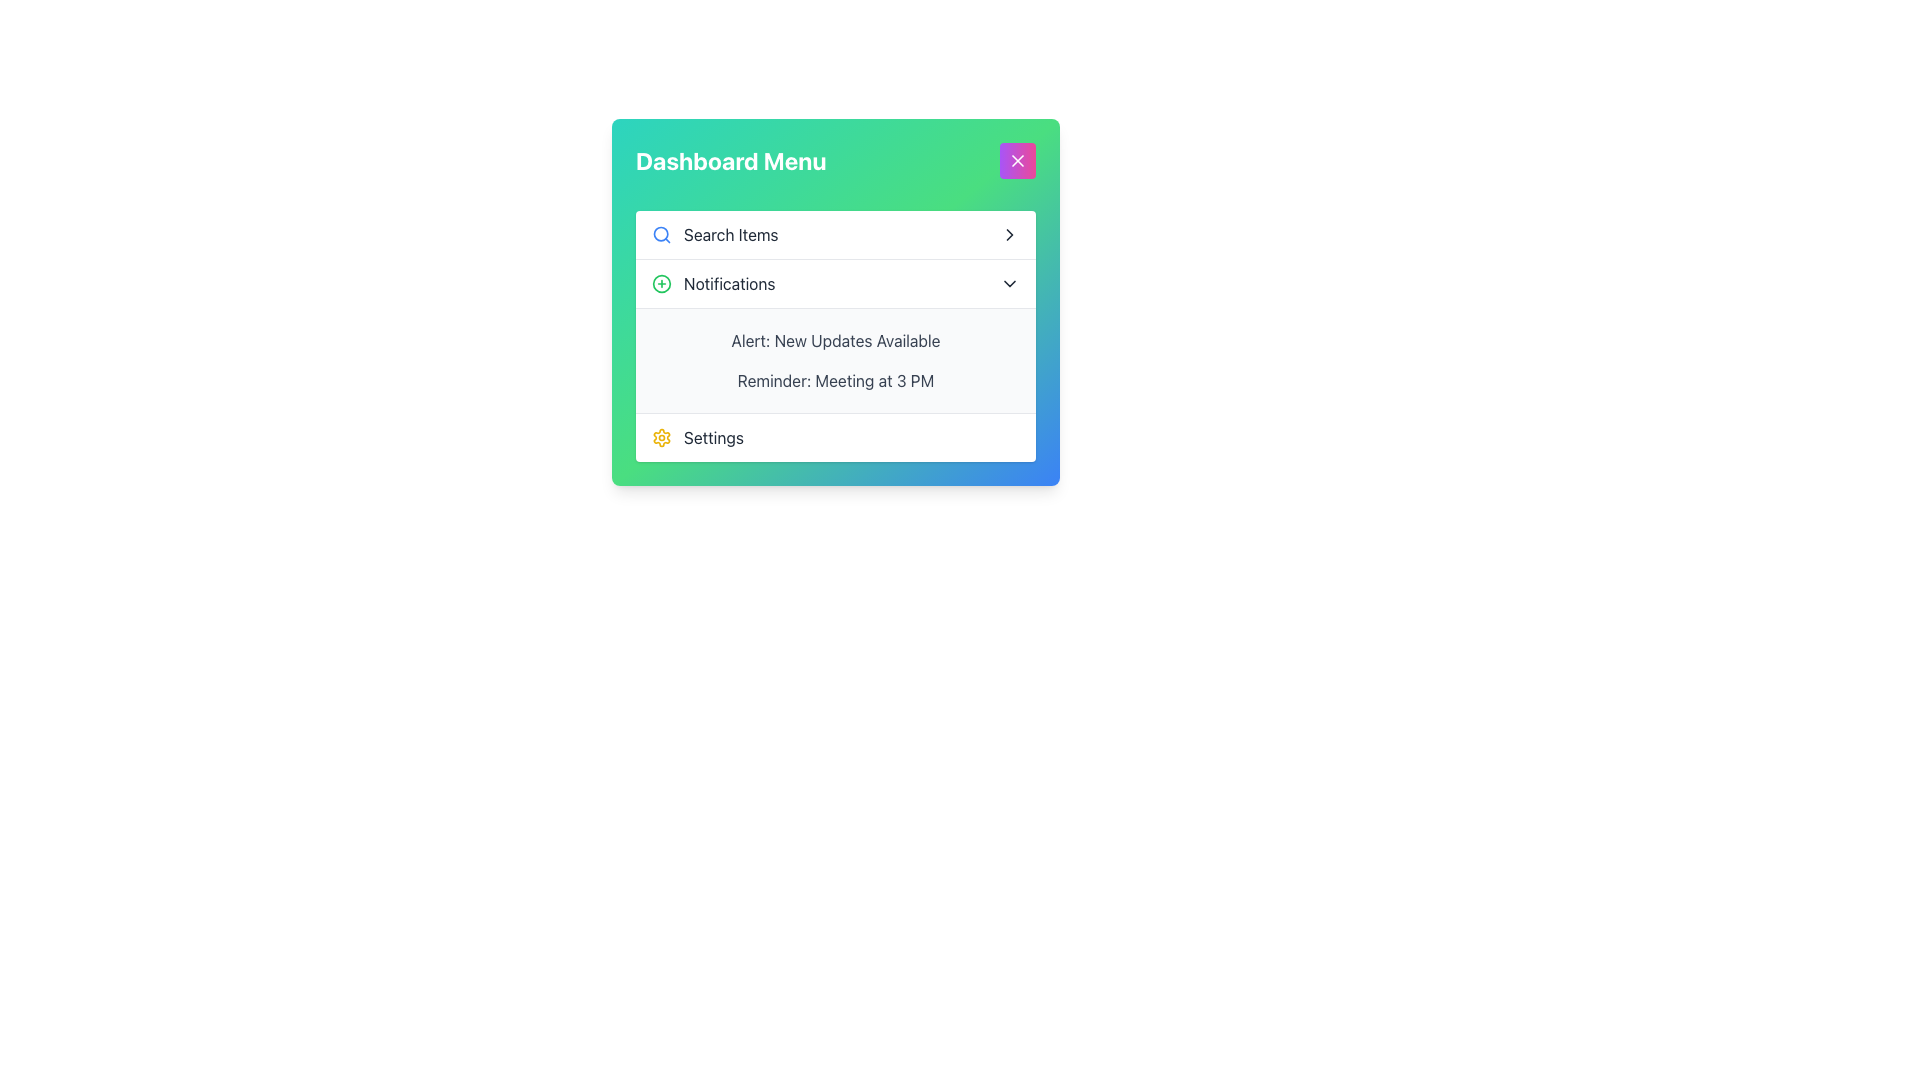  What do you see at coordinates (661, 233) in the screenshot?
I see `the circular shape in the center of the search icon located in the header of the dashboard menu` at bounding box center [661, 233].